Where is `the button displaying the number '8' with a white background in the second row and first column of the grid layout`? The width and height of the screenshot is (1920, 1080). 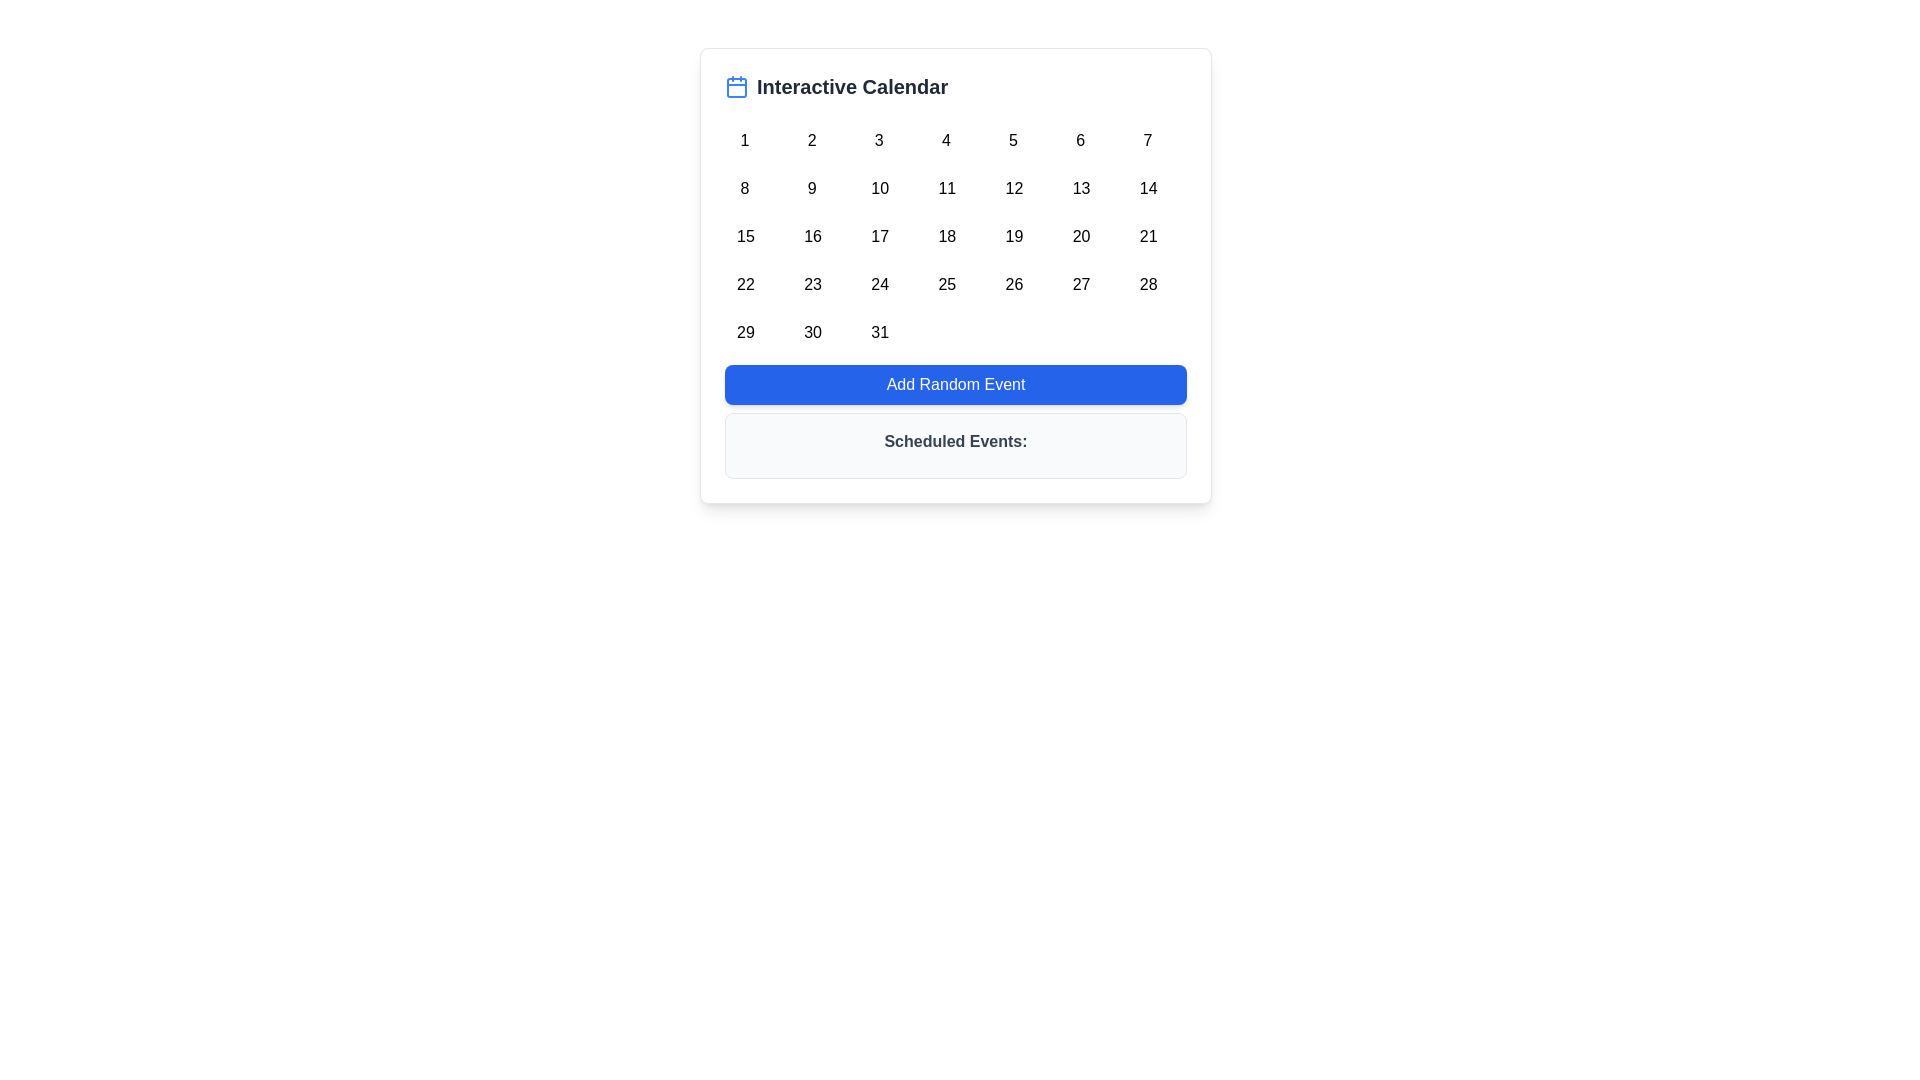
the button displaying the number '8' with a white background in the second row and first column of the grid layout is located at coordinates (743, 185).